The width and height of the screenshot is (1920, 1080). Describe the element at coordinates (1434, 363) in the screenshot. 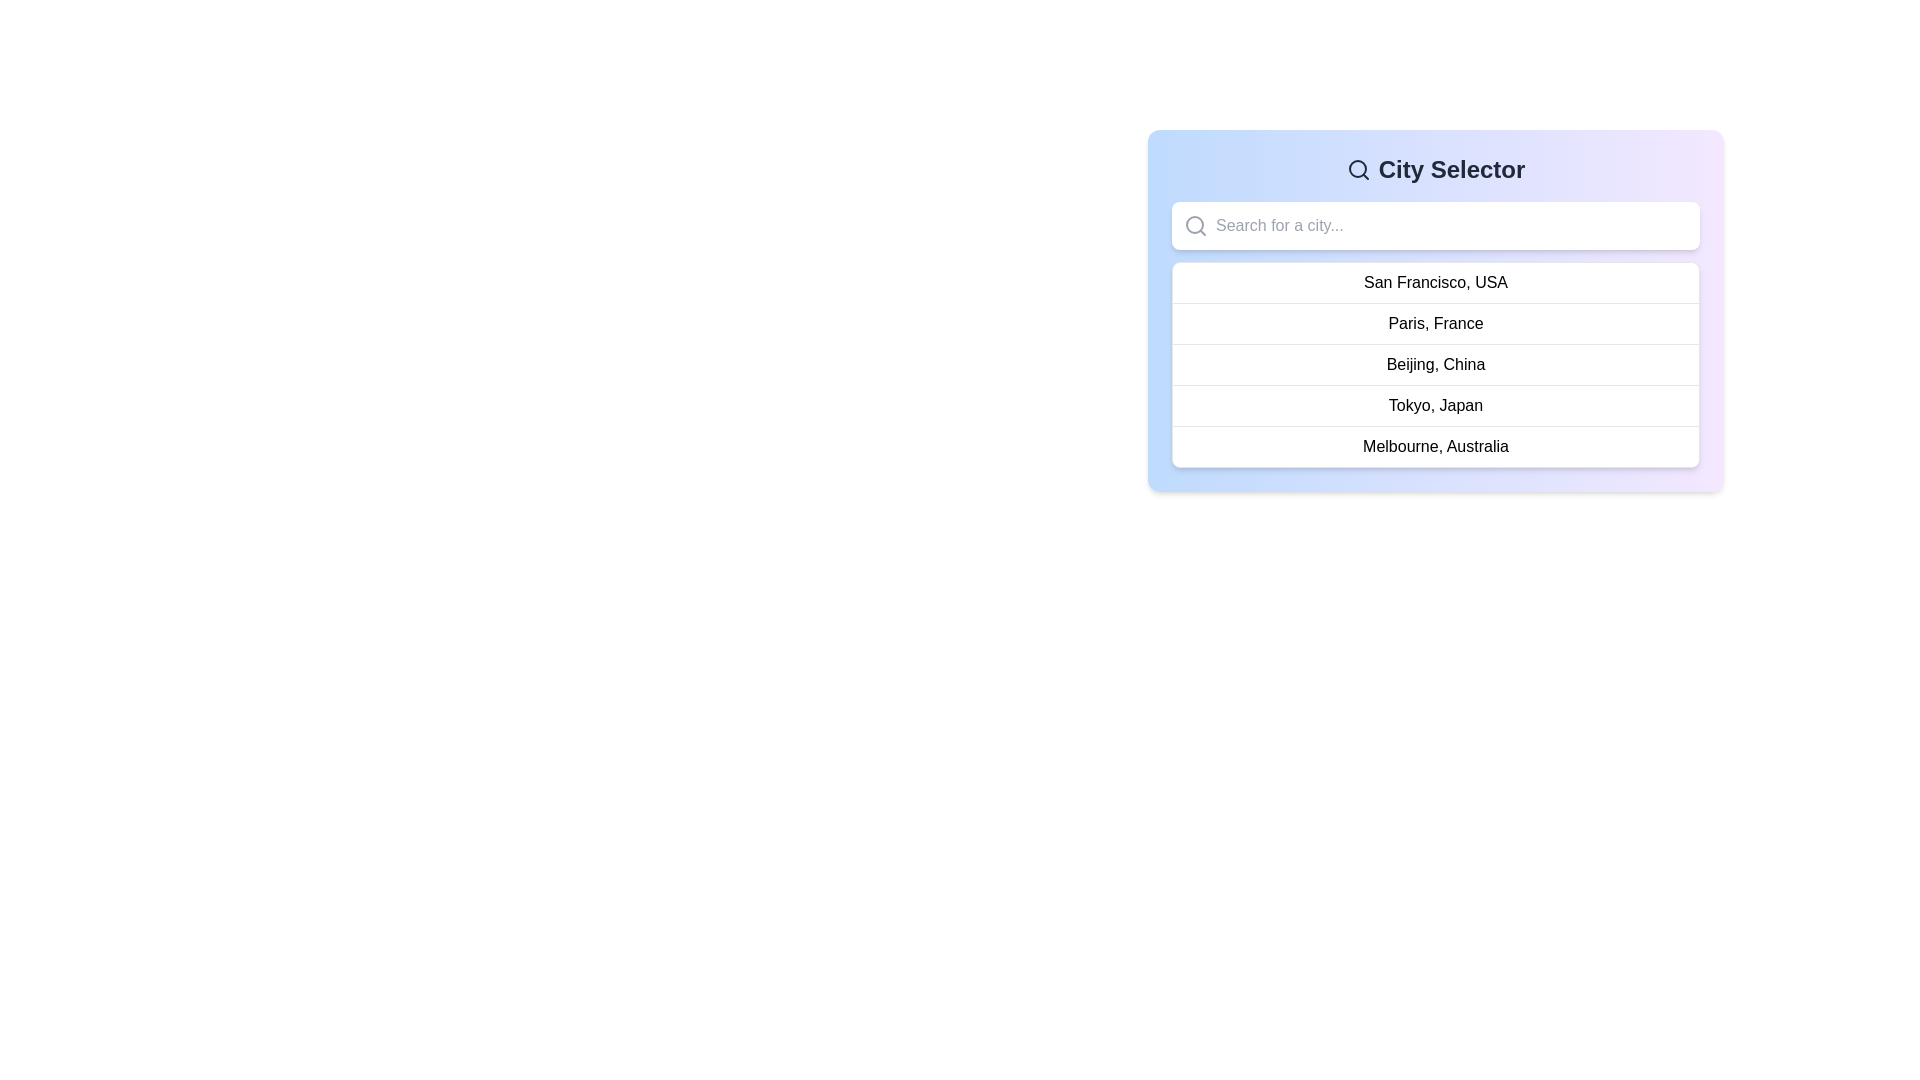

I see `the third list item in the dropdown menu` at that location.